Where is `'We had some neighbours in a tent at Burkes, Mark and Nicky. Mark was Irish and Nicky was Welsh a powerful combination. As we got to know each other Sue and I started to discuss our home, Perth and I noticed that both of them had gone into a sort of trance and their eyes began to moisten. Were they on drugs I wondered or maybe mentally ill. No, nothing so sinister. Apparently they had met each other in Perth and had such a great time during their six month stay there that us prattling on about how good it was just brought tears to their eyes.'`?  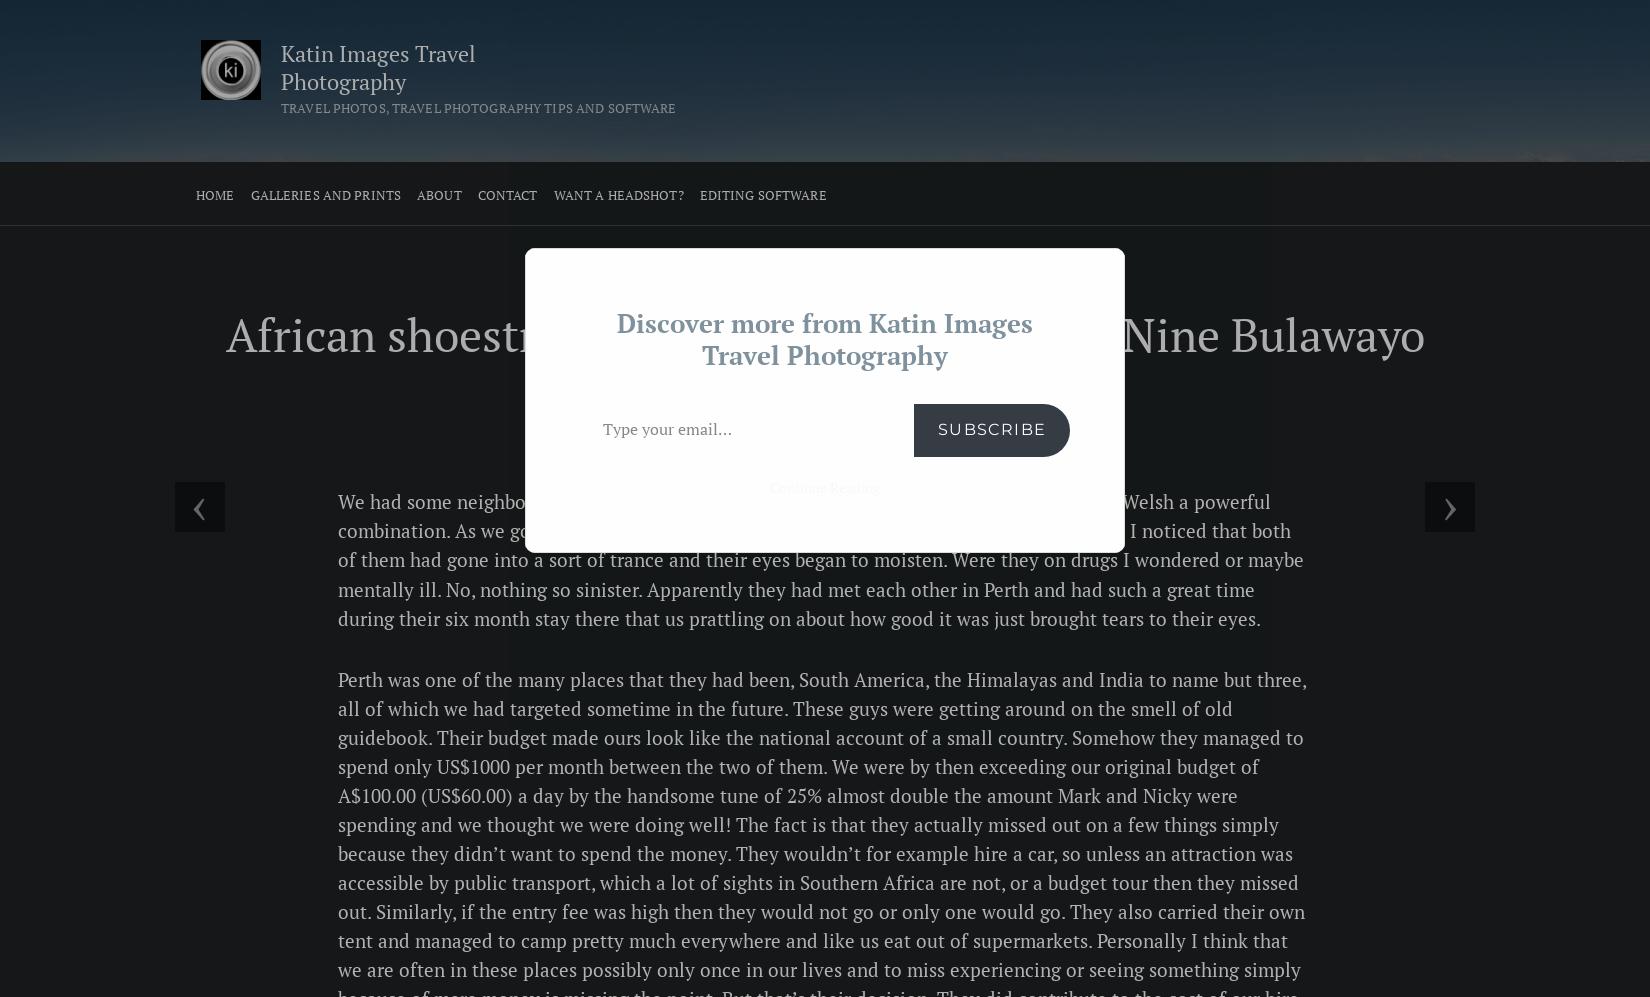
'We had some neighbours in a tent at Burkes, Mark and Nicky. Mark was Irish and Nicky was Welsh a powerful combination. As we got to know each other Sue and I started to discuss our home, Perth and I noticed that both of them had gone into a sort of trance and their eyes began to moisten. Were they on drugs I wondered or maybe mentally ill. No, nothing so sinister. Apparently they had met each other in Perth and had such a great time during their six month stay there that us prattling on about how good it was just brought tears to their eyes.' is located at coordinates (819, 560).